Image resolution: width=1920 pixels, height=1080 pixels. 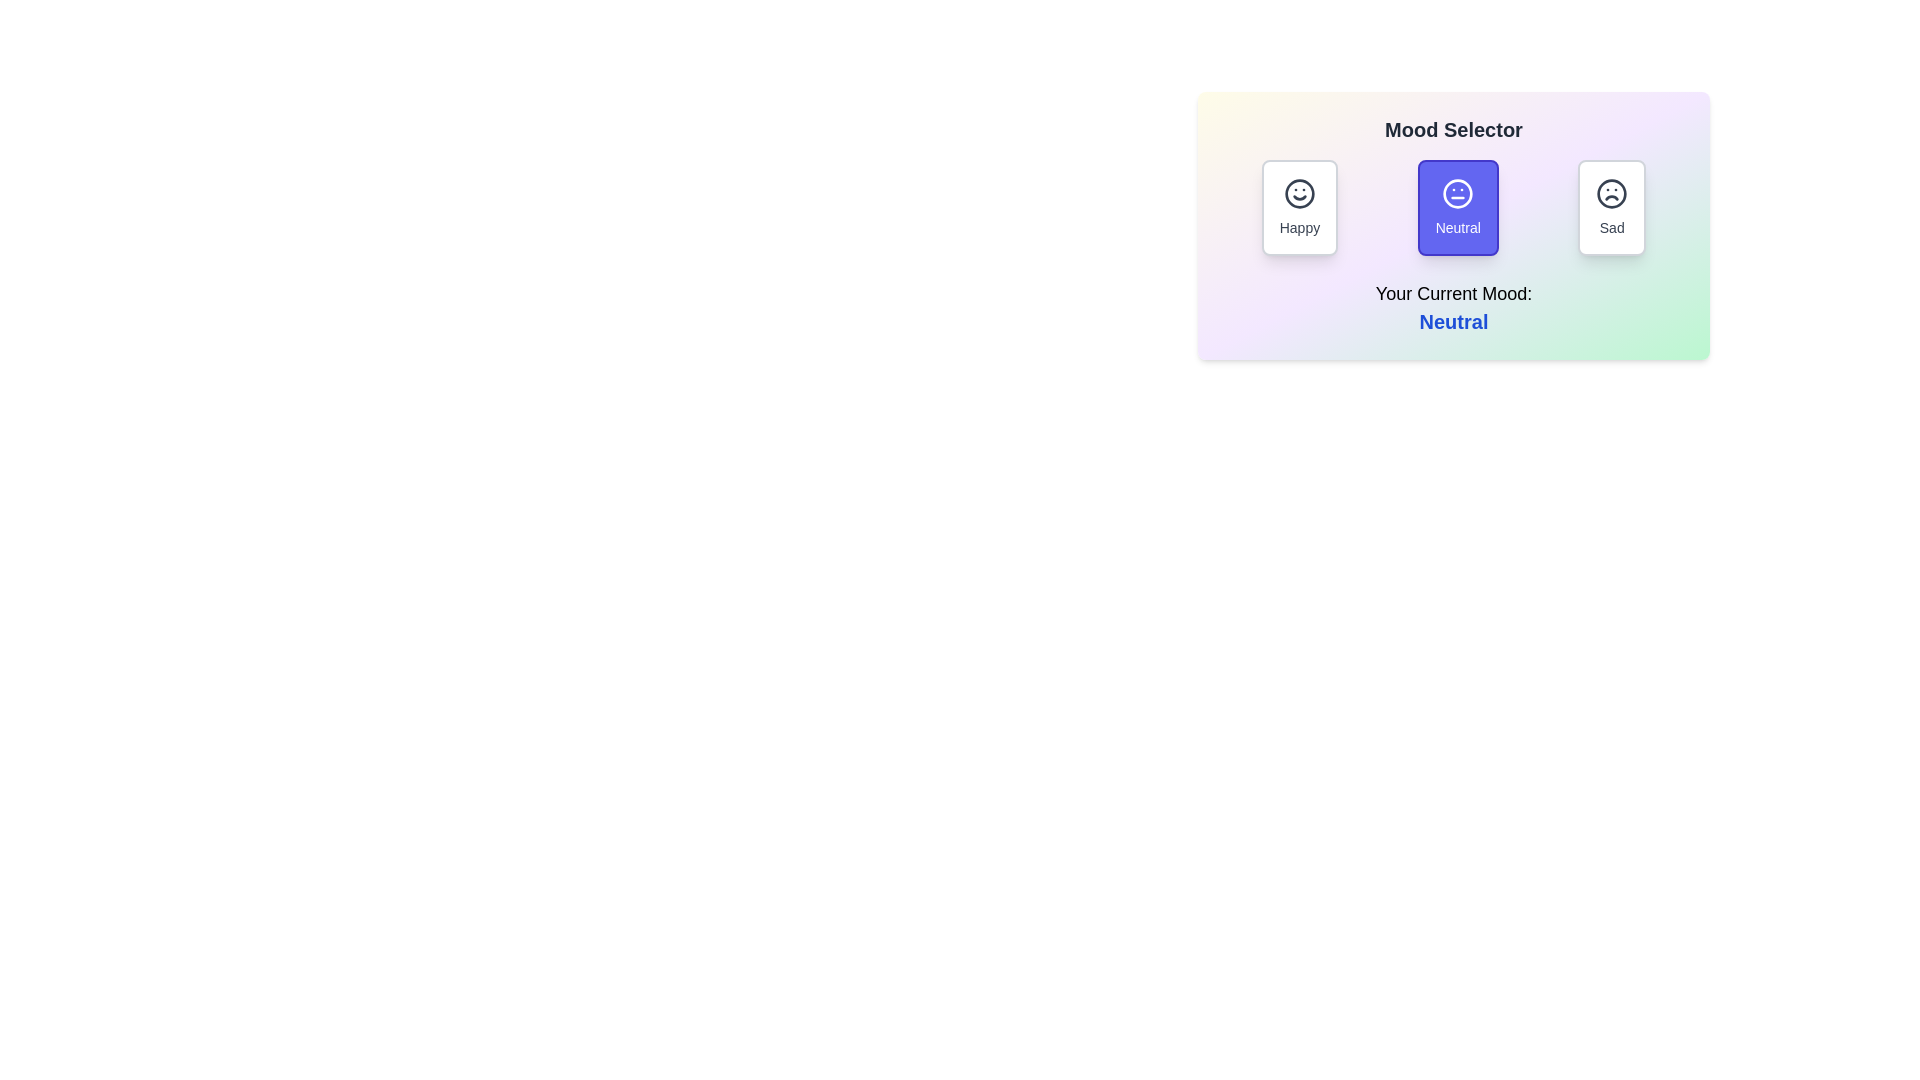 What do you see at coordinates (1454, 130) in the screenshot?
I see `the title text element for the mood selector feature, which is located at the top center of the interface, providing context for the mood options below` at bounding box center [1454, 130].